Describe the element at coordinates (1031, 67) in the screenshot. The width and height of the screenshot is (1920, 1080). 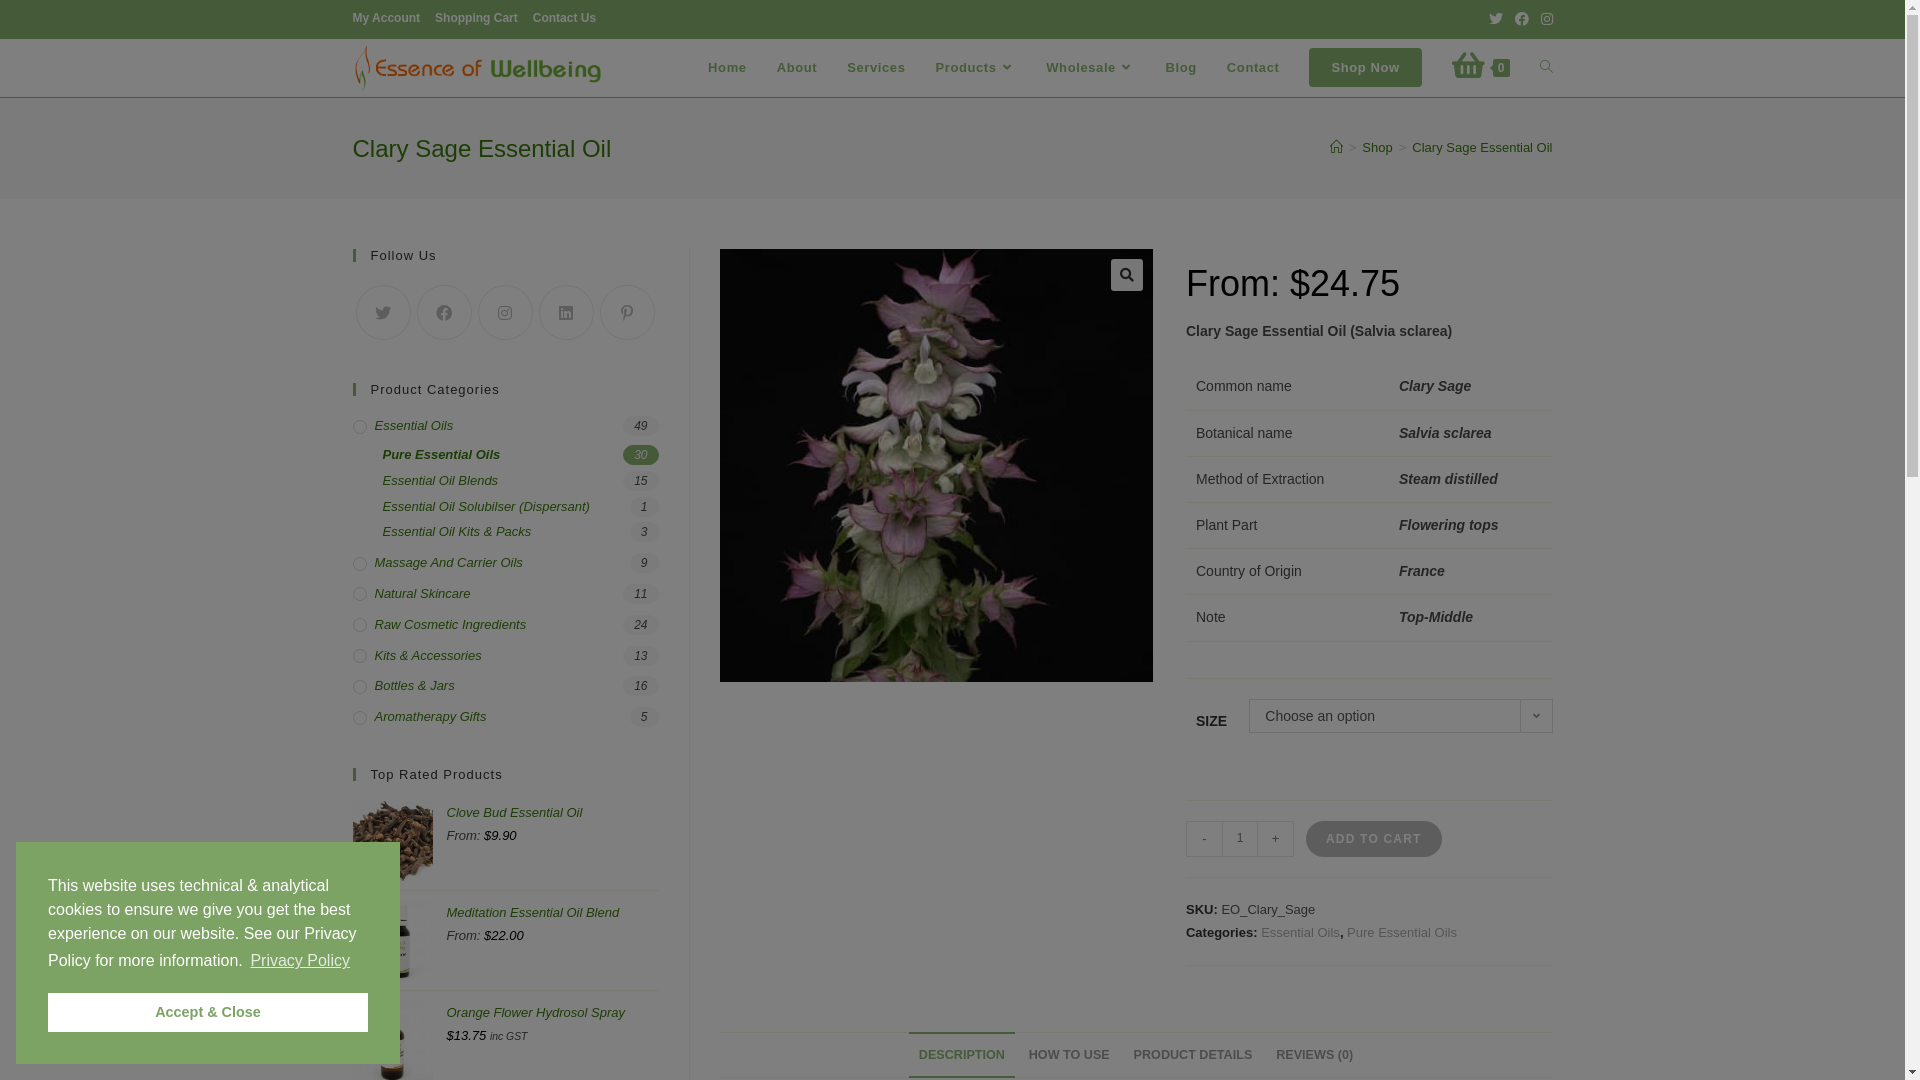
I see `'Wholesale'` at that location.